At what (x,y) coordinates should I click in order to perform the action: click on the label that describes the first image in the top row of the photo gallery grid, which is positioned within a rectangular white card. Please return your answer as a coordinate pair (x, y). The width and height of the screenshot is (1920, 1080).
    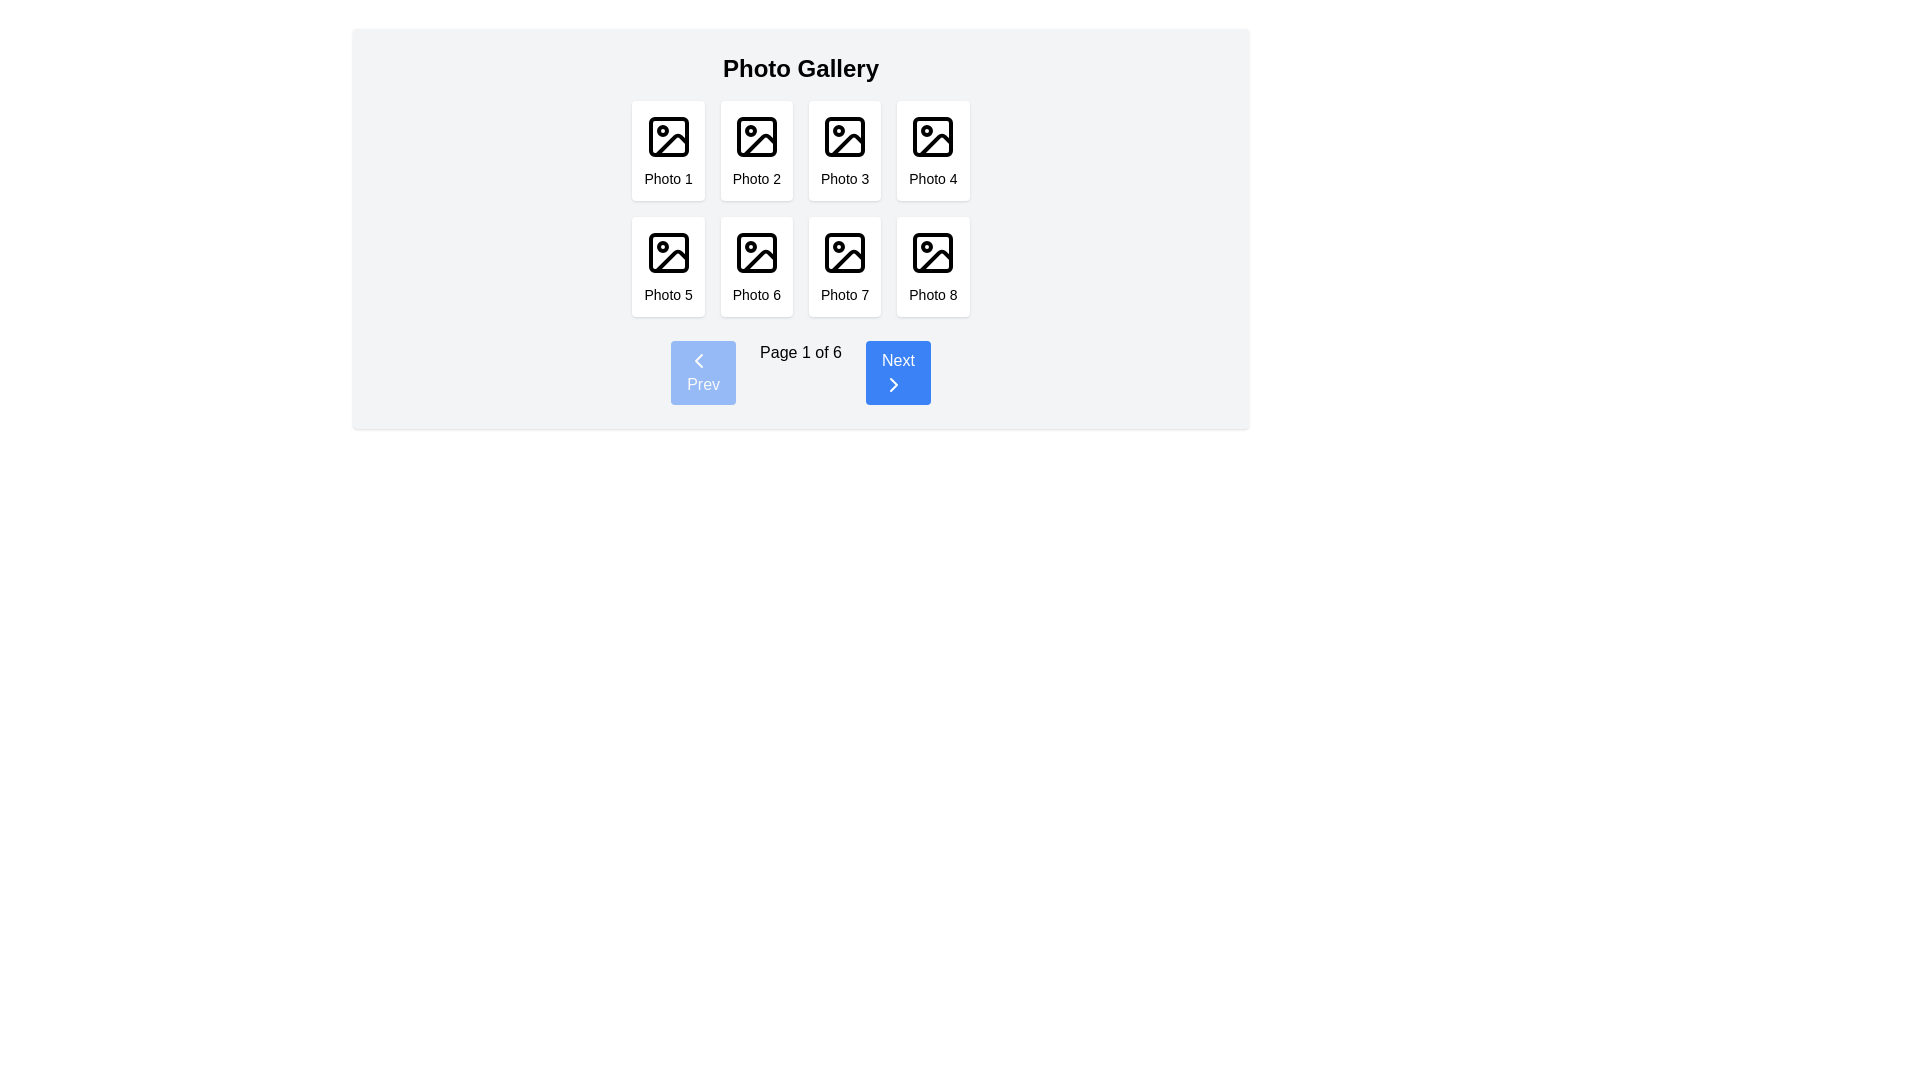
    Looking at the image, I should click on (668, 177).